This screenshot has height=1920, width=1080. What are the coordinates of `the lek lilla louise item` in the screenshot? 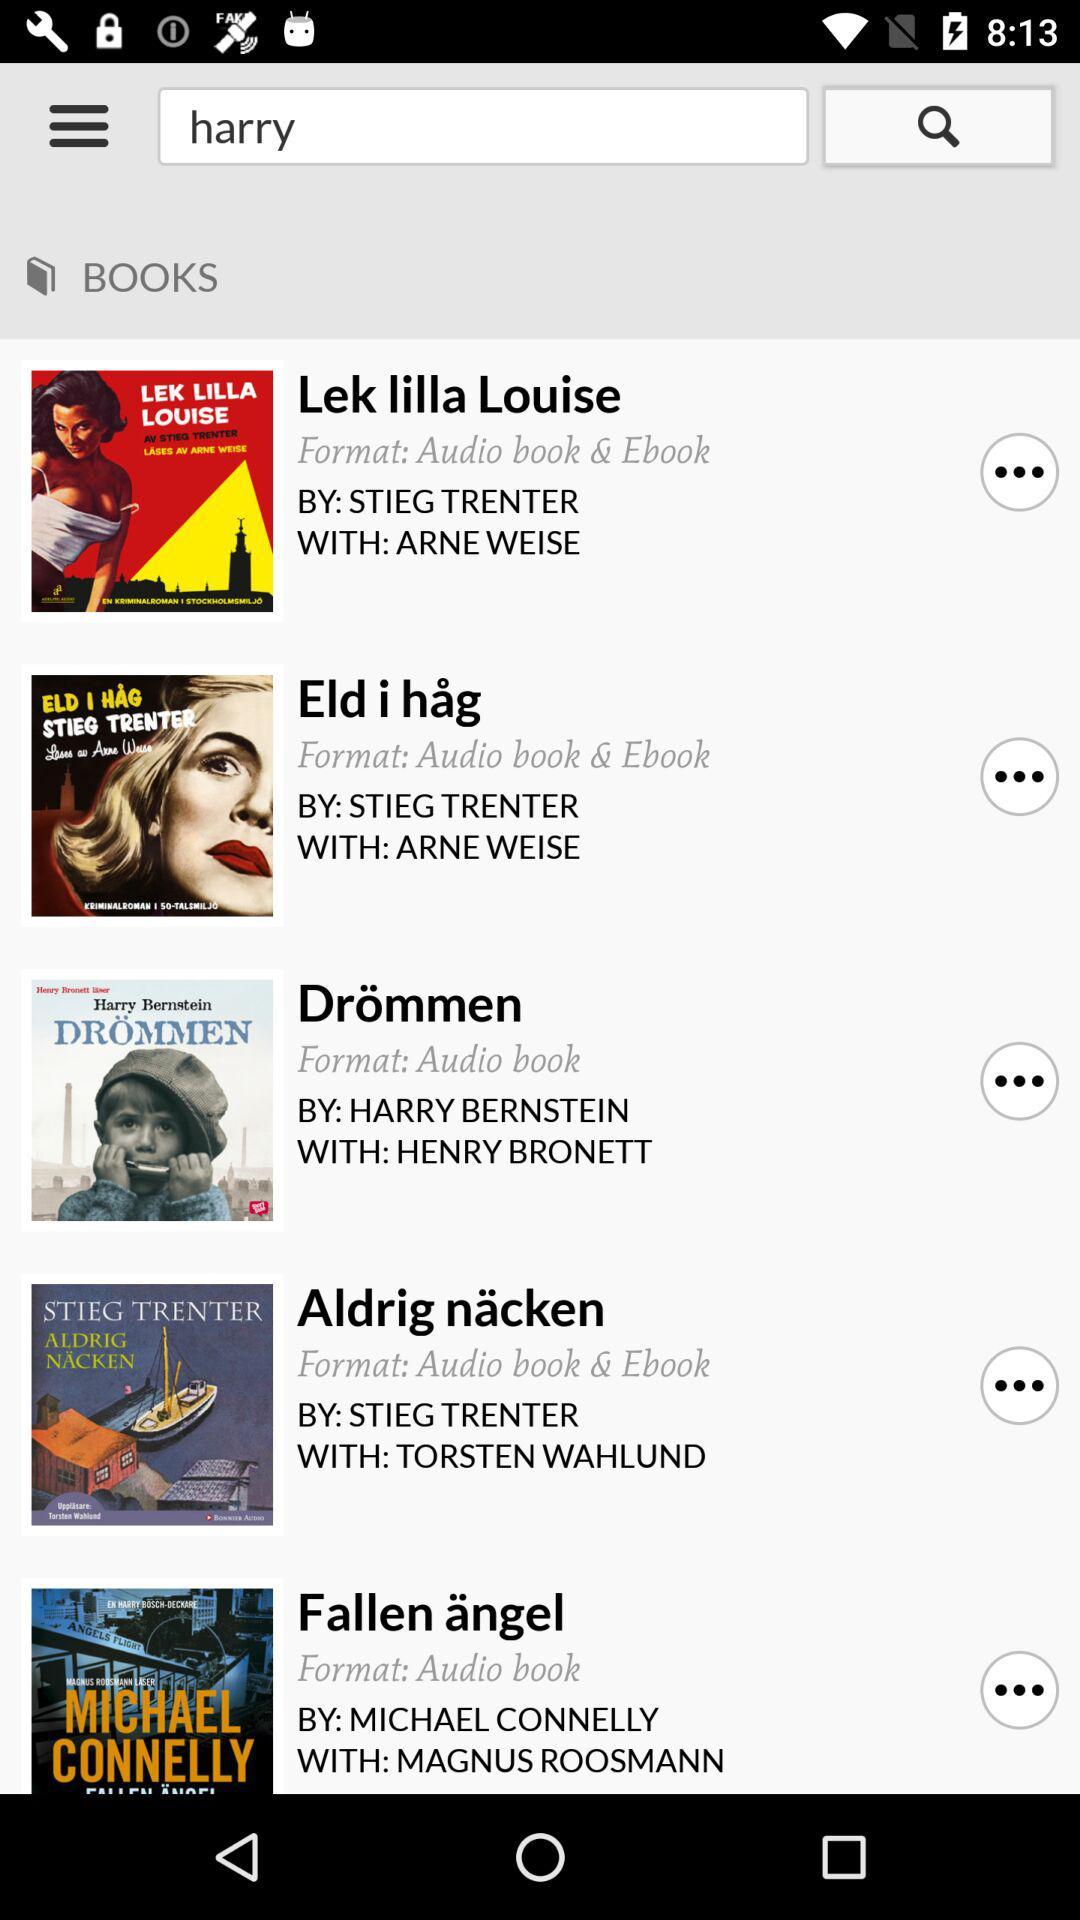 It's located at (671, 393).